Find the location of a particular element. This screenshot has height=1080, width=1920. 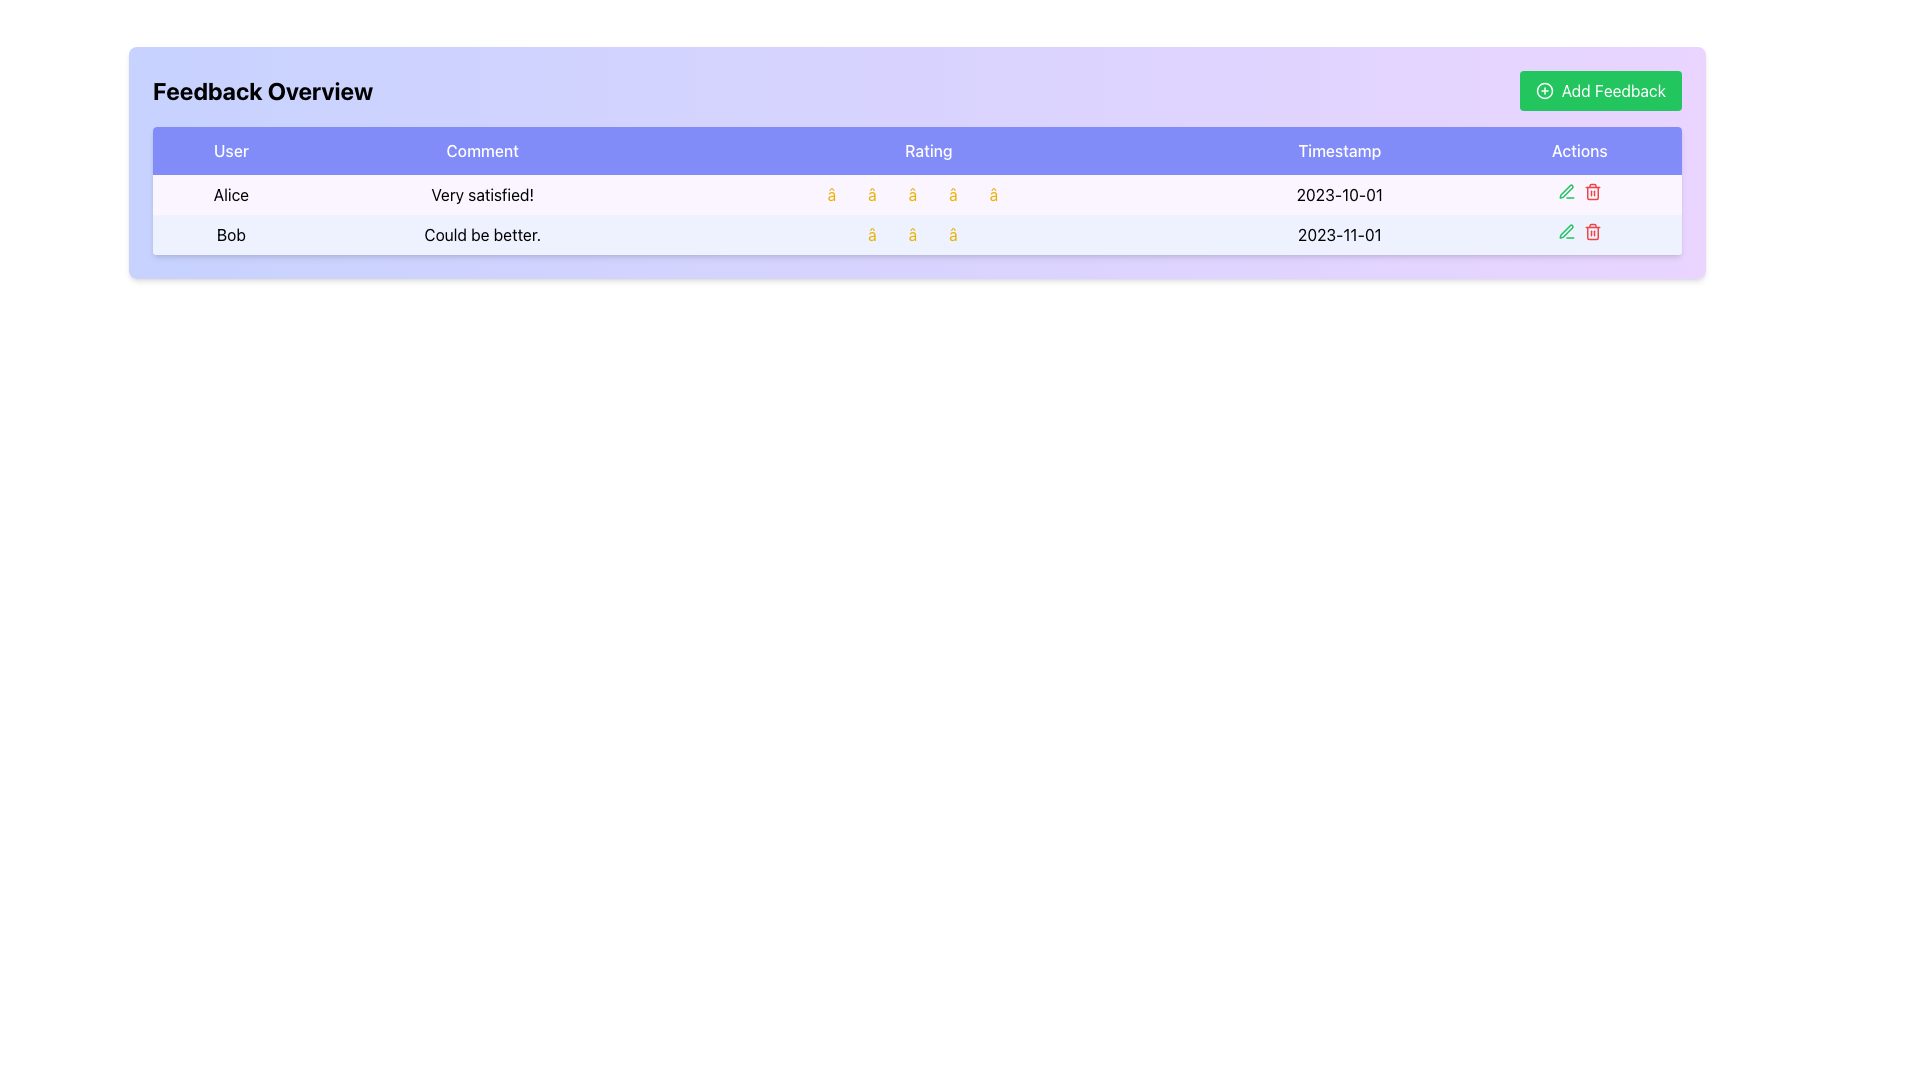

the static text displaying the timestamp '2023-11-01' in the second row of the feedback table for user 'Bob', located under the 'Timestamp' column is located at coordinates (1339, 234).